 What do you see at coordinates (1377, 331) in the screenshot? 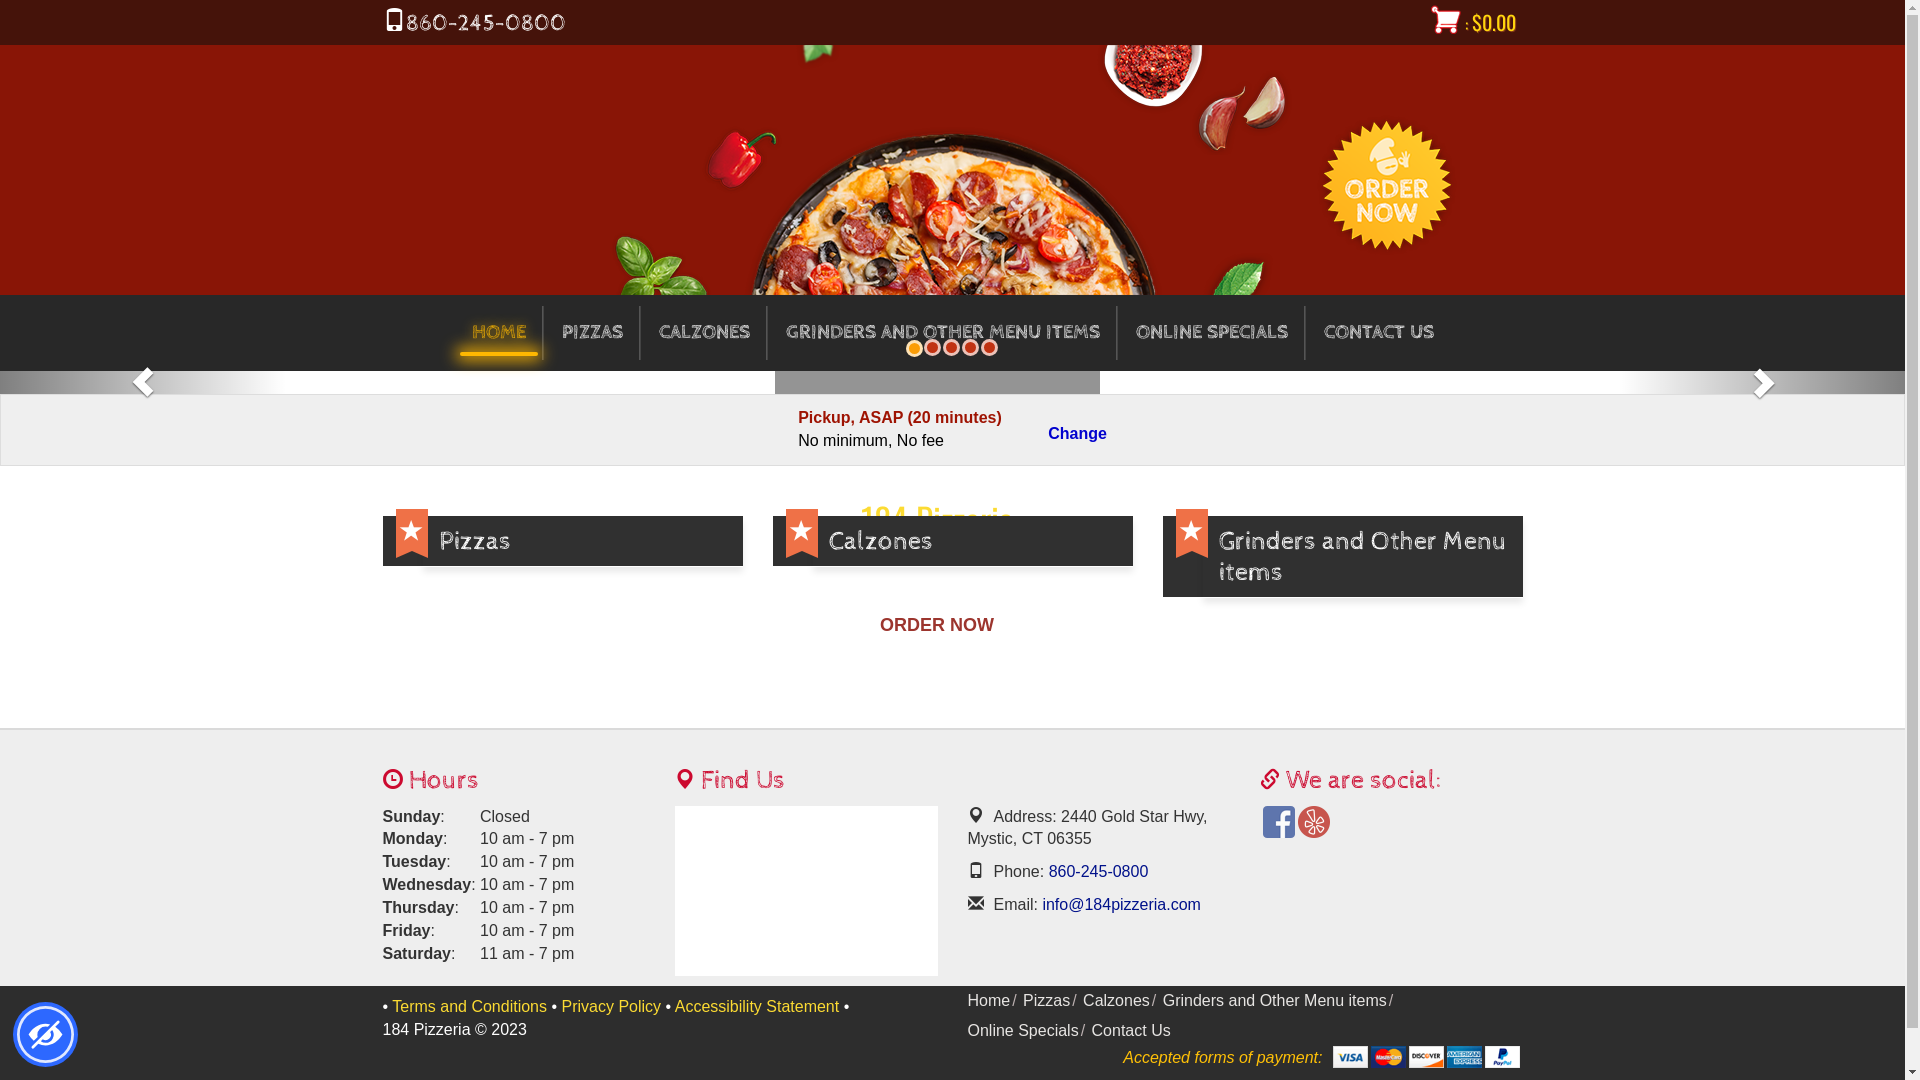
I see `'CONTACT US'` at bounding box center [1377, 331].